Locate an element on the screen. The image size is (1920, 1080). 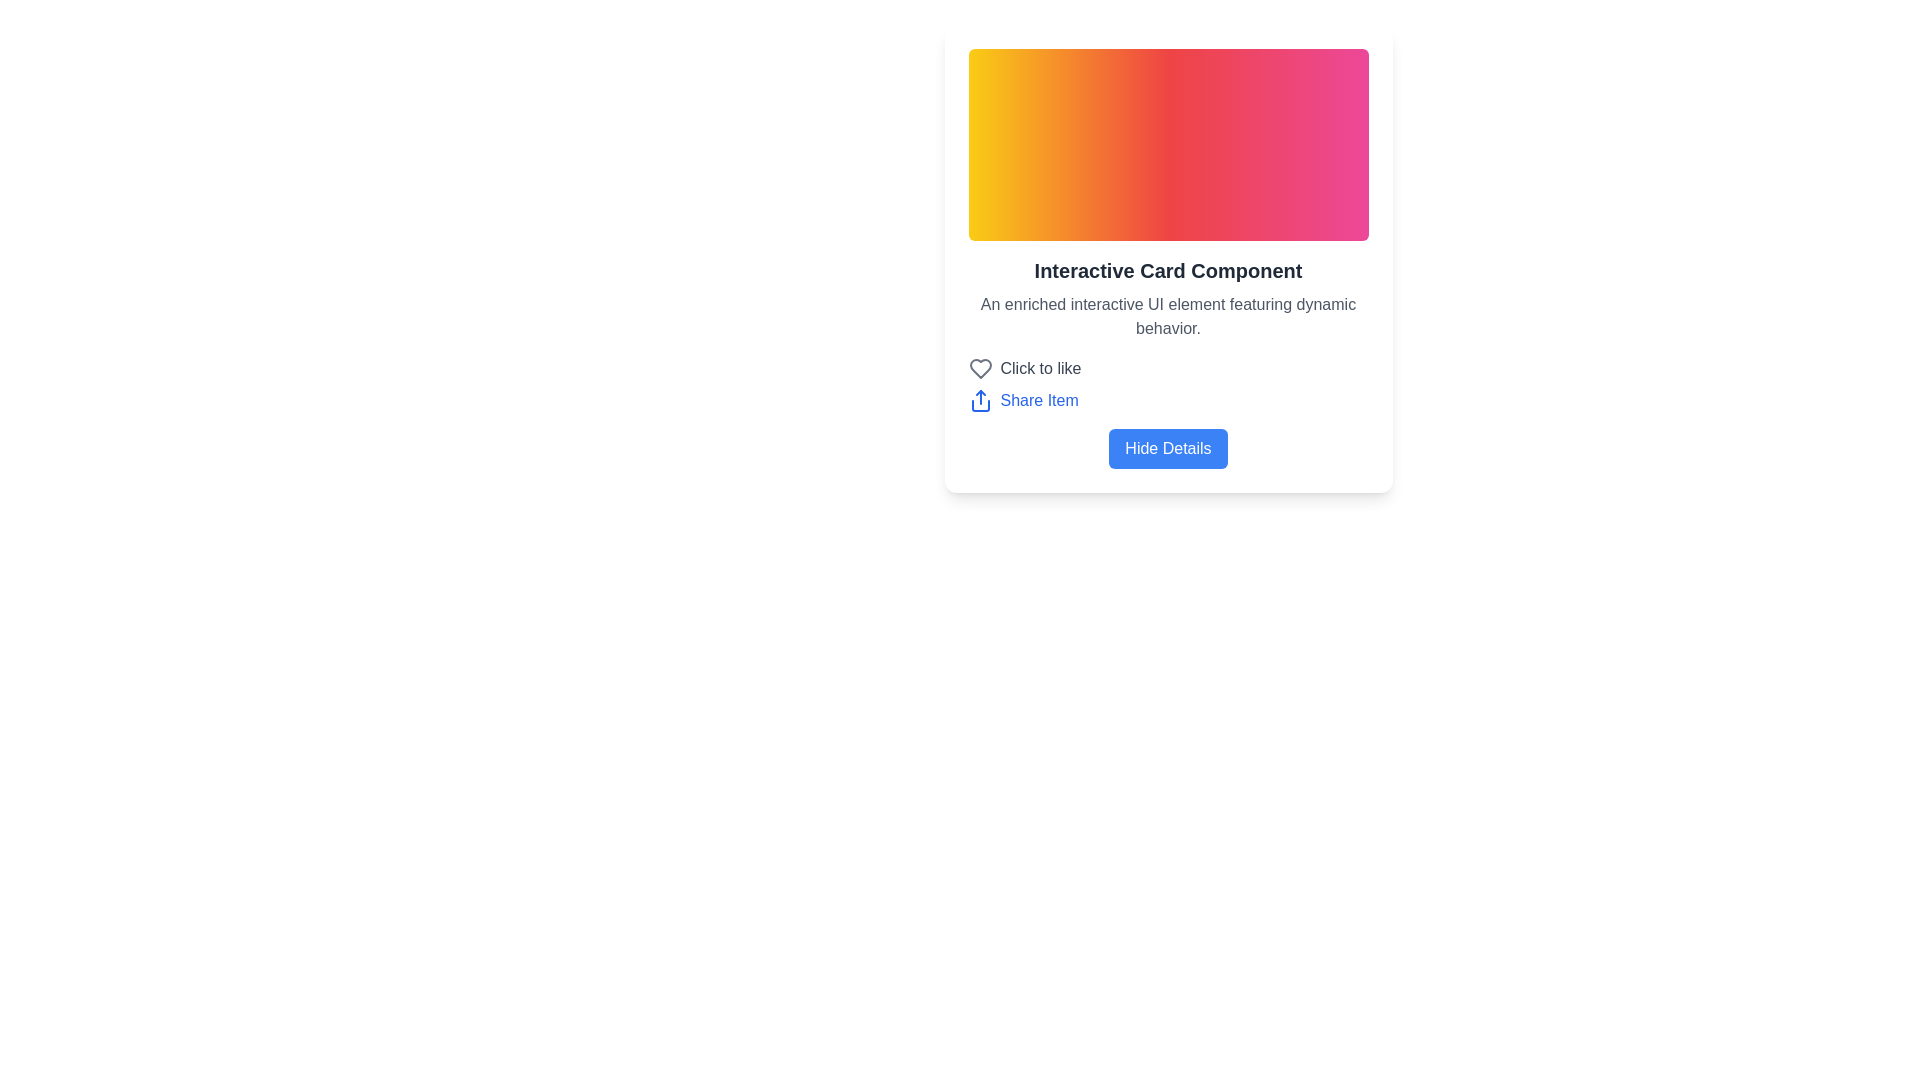
the SVG share icon, which is styled in blue and located to the left of the 'Share Item' text, positioned near the bottom section of a card layout is located at coordinates (980, 401).